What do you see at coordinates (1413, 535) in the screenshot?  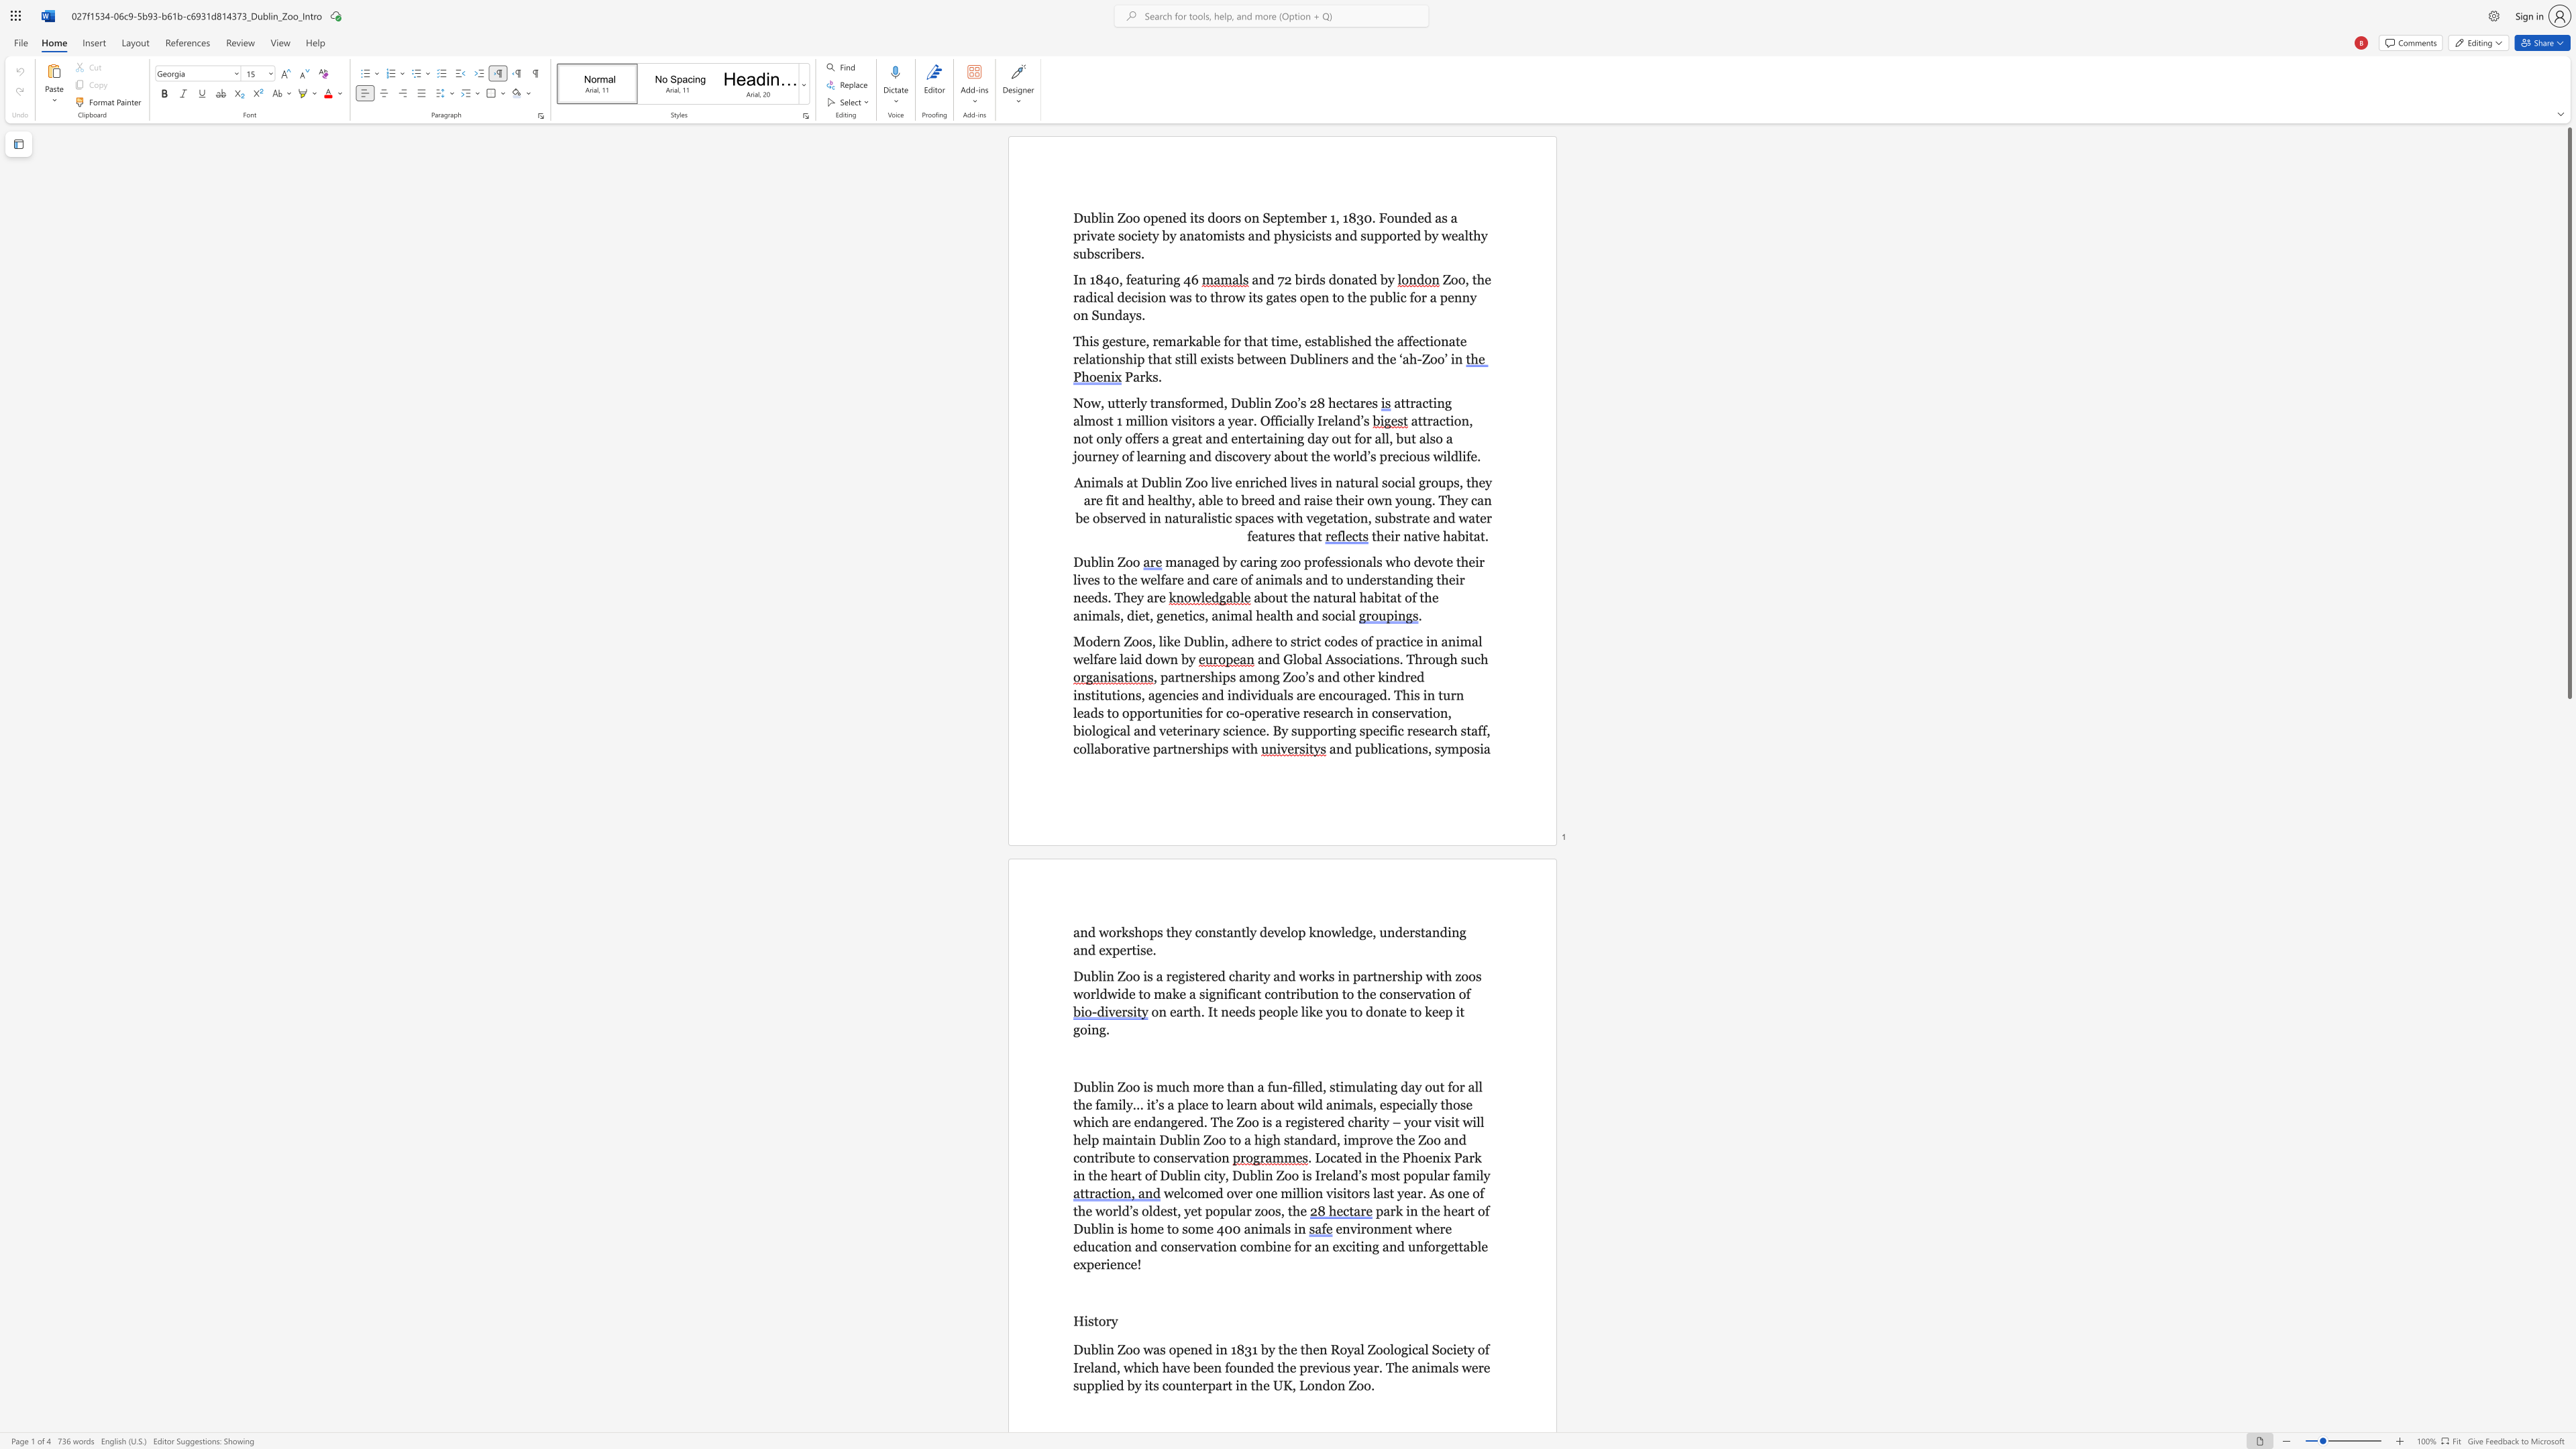 I see `the 1th character "a" in the text` at bounding box center [1413, 535].